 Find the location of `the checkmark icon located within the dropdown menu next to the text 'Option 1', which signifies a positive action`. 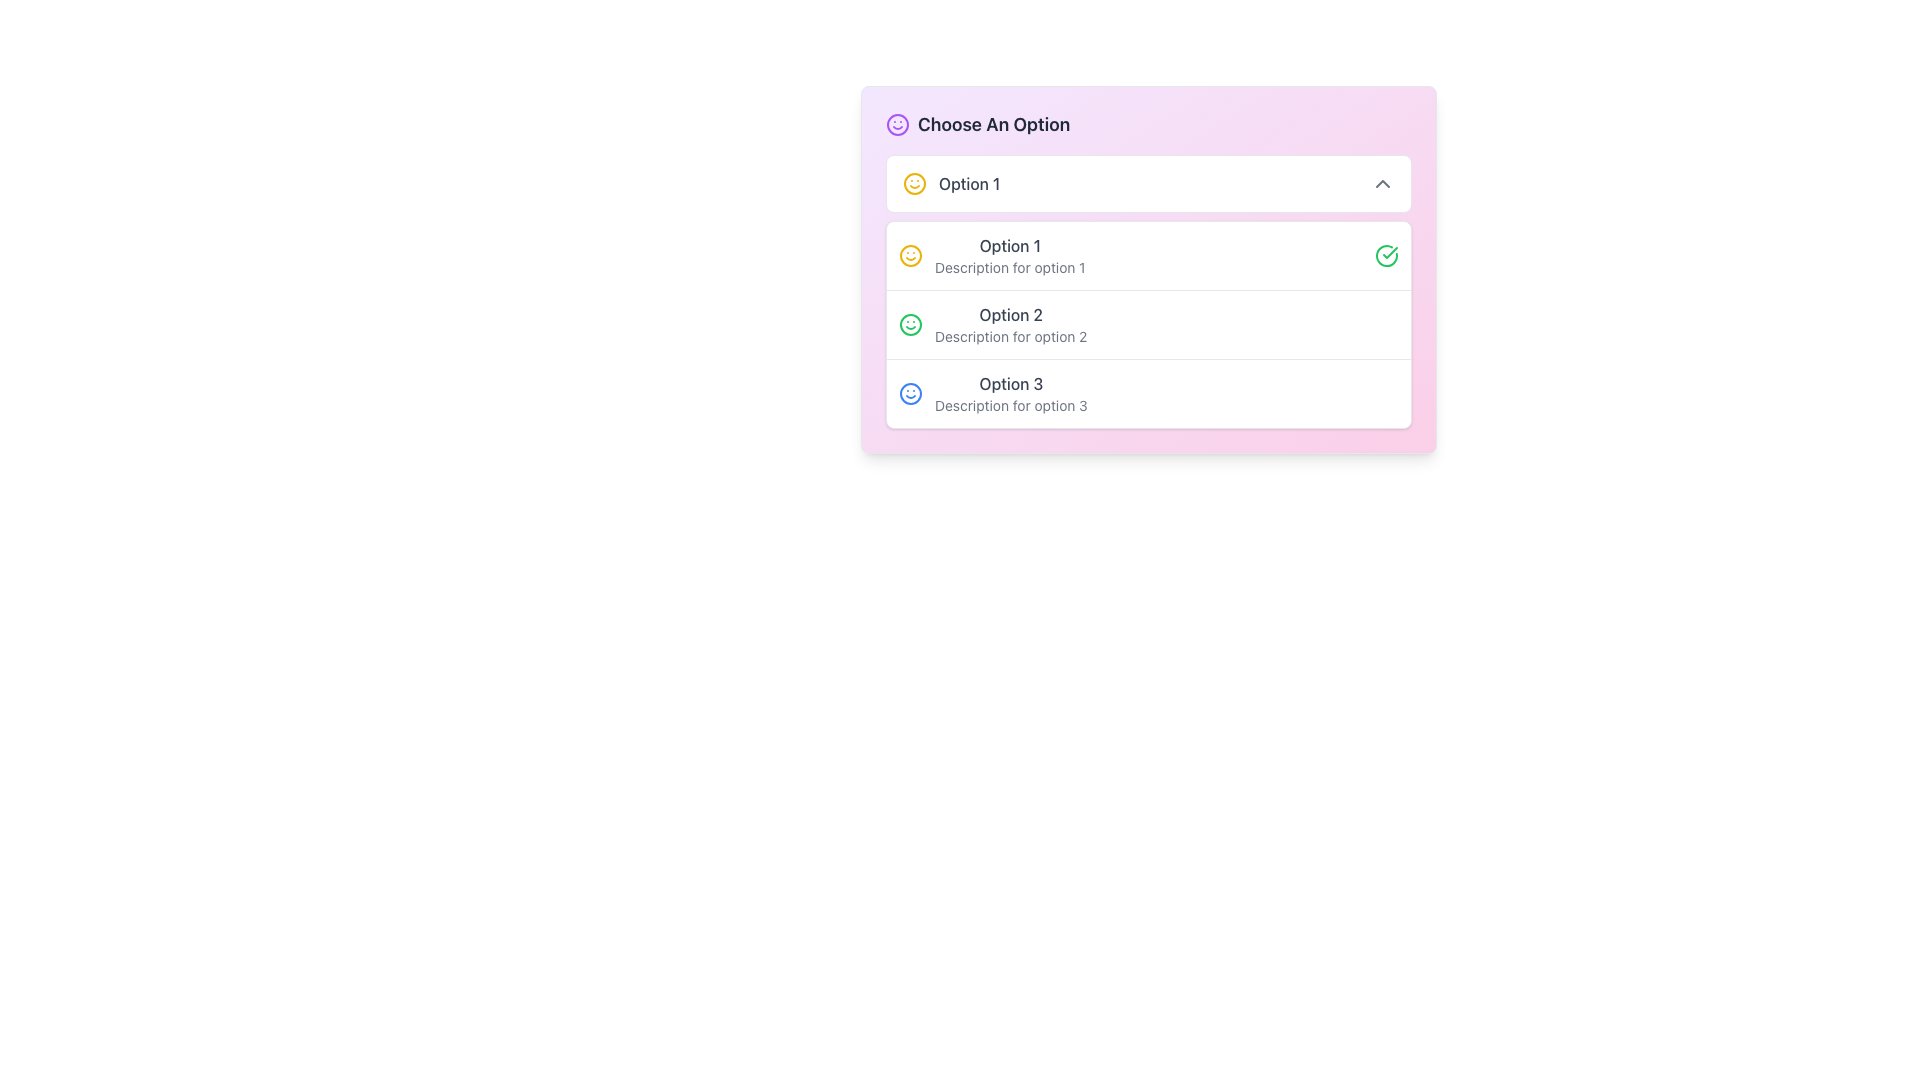

the checkmark icon located within the dropdown menu next to the text 'Option 1', which signifies a positive action is located at coordinates (1389, 252).